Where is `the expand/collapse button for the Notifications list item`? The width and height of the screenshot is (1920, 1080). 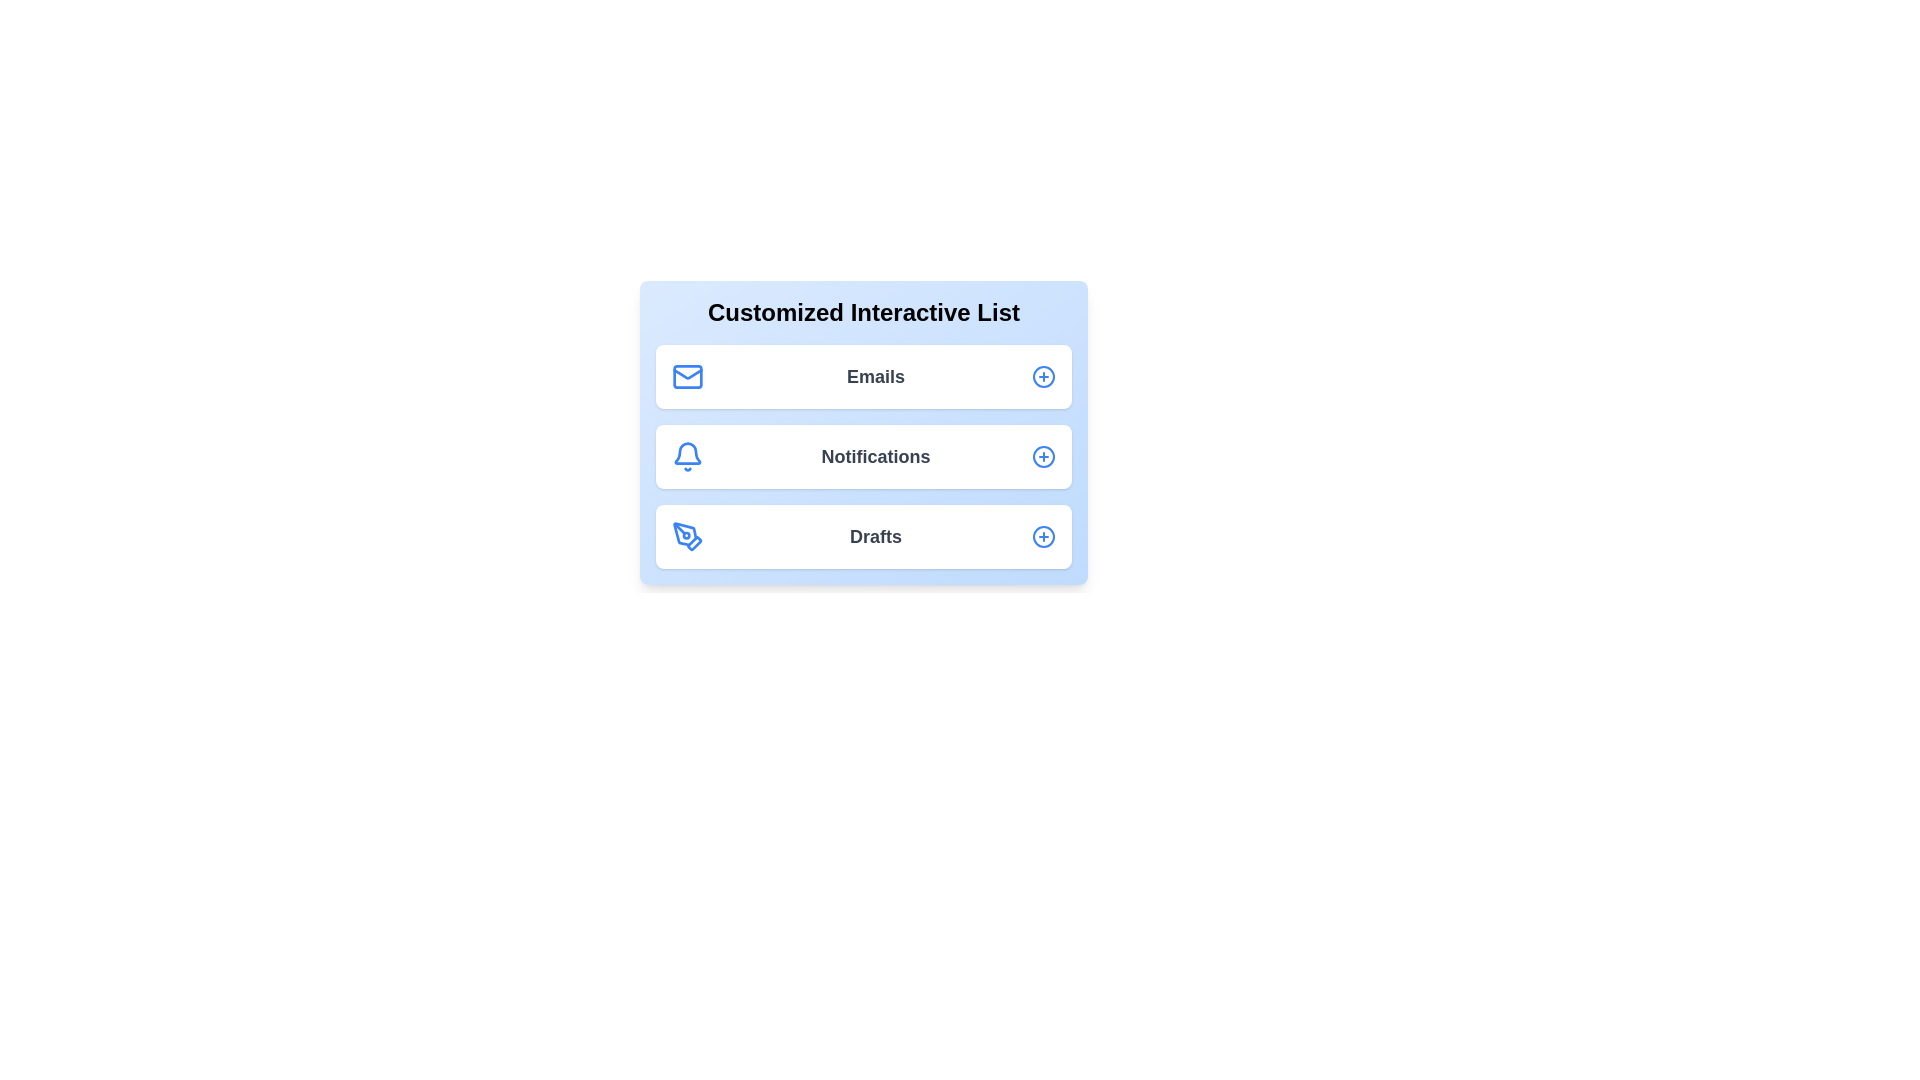 the expand/collapse button for the Notifications list item is located at coordinates (1042, 456).